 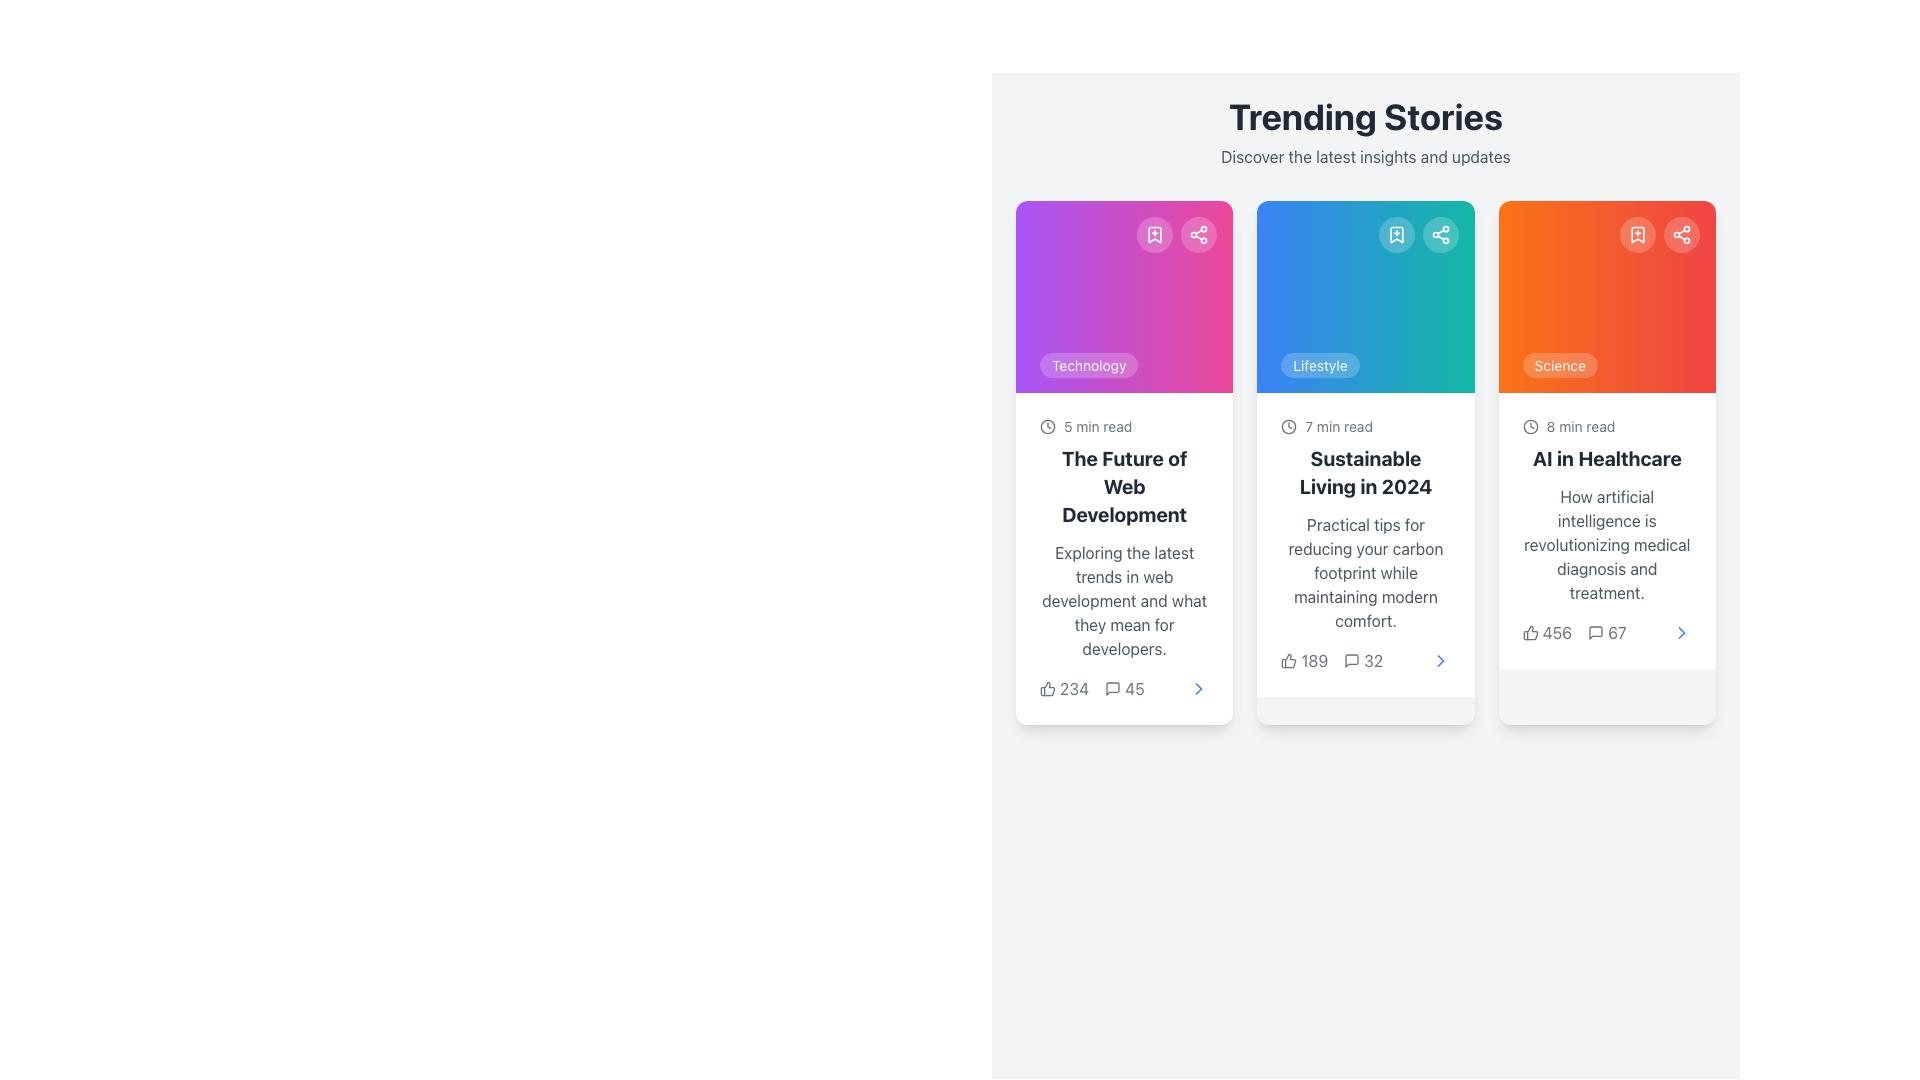 I want to click on the static text label displaying the estimated reading time located in the bottom-left area of the third story card in the 'Trending Stories' section, positioned to the right of a clock icon, so click(x=1579, y=426).